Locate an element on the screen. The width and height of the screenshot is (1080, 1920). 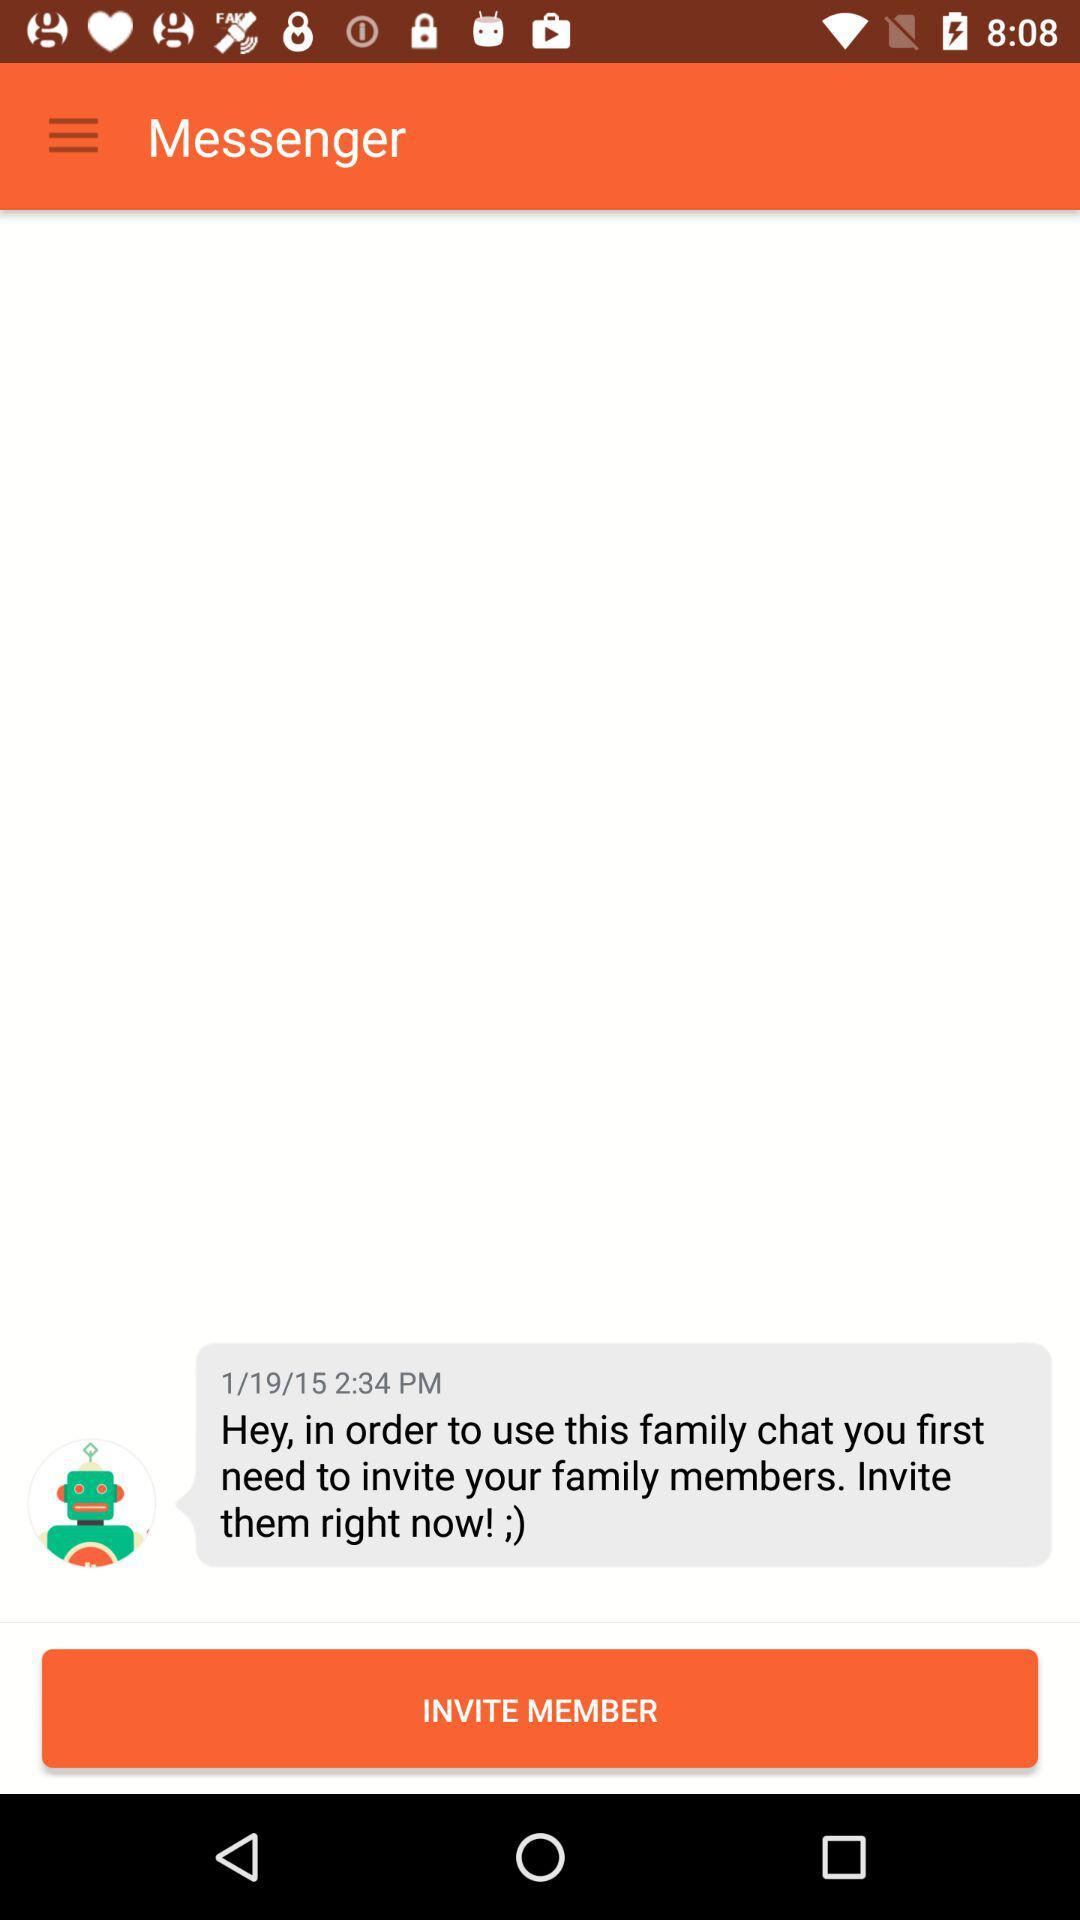
invite member icon is located at coordinates (540, 1707).